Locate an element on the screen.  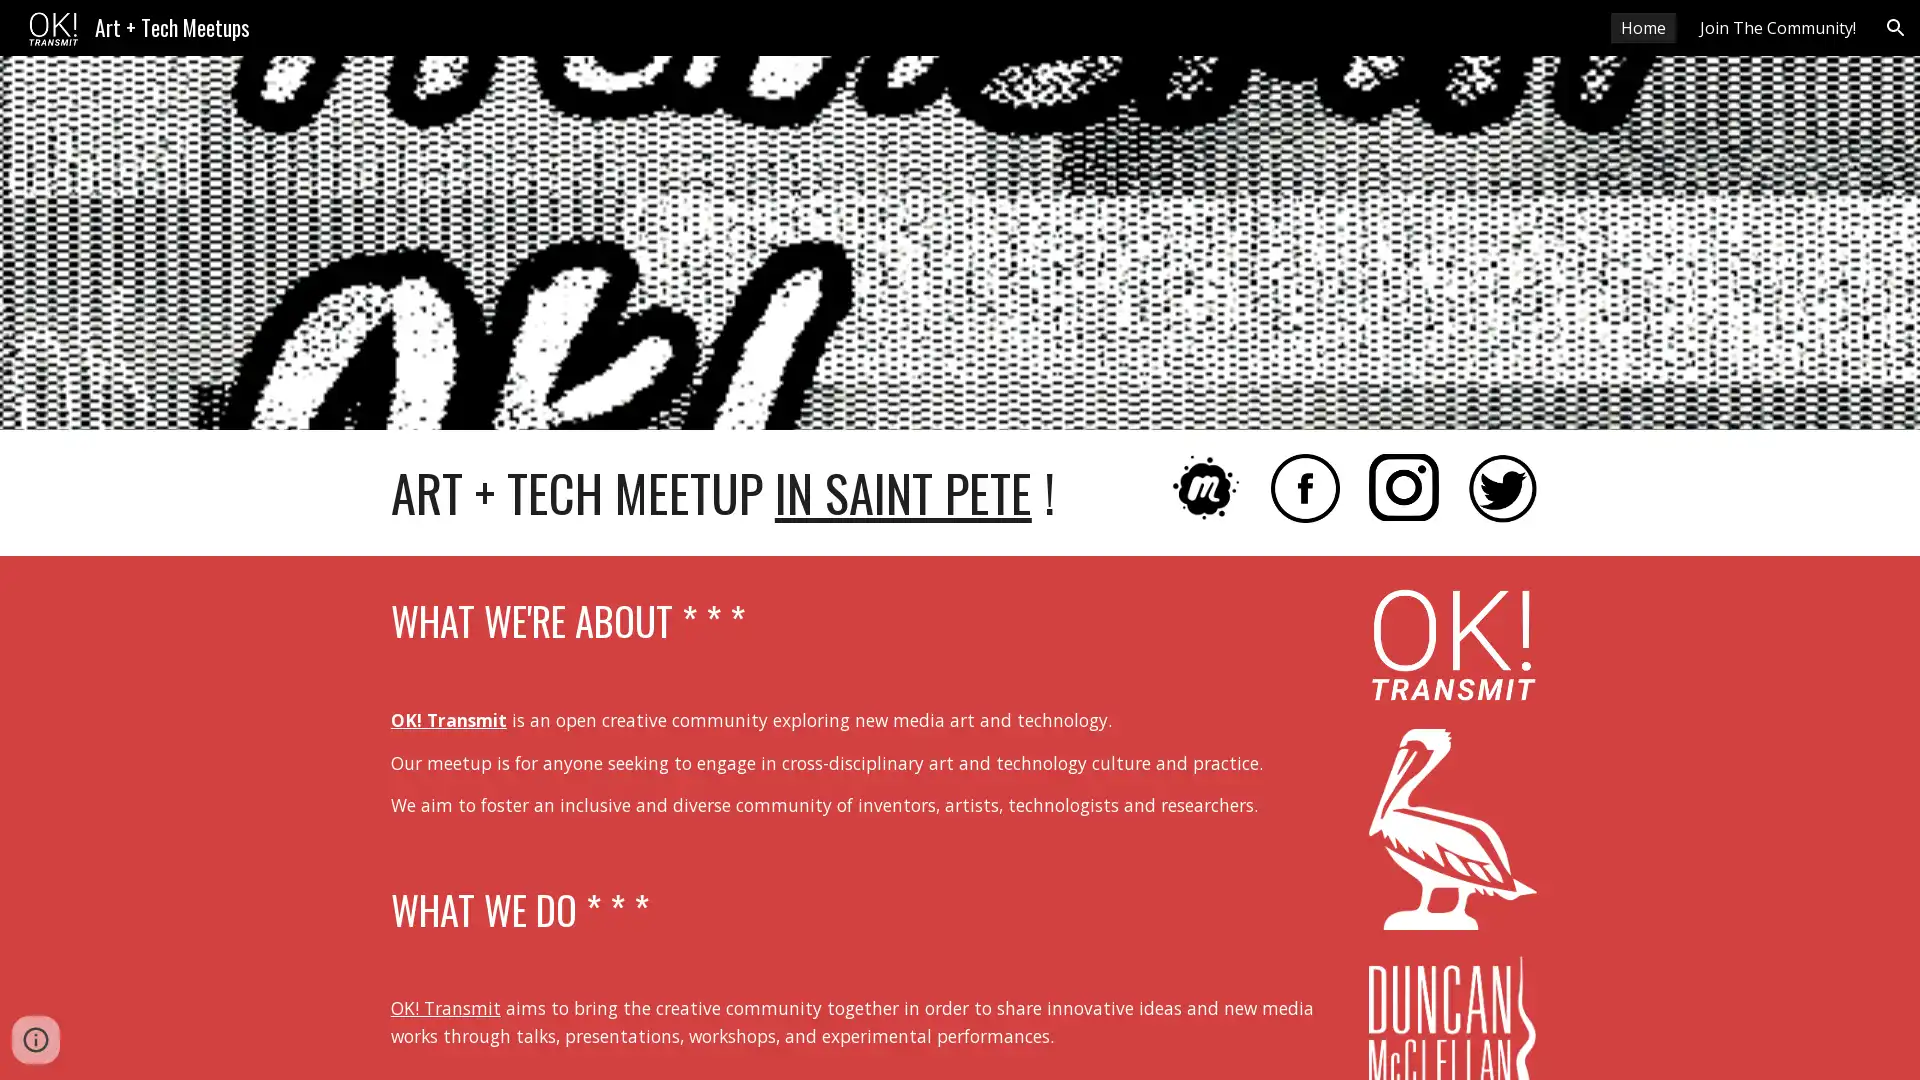
Report abuse is located at coordinates (98, 1044).